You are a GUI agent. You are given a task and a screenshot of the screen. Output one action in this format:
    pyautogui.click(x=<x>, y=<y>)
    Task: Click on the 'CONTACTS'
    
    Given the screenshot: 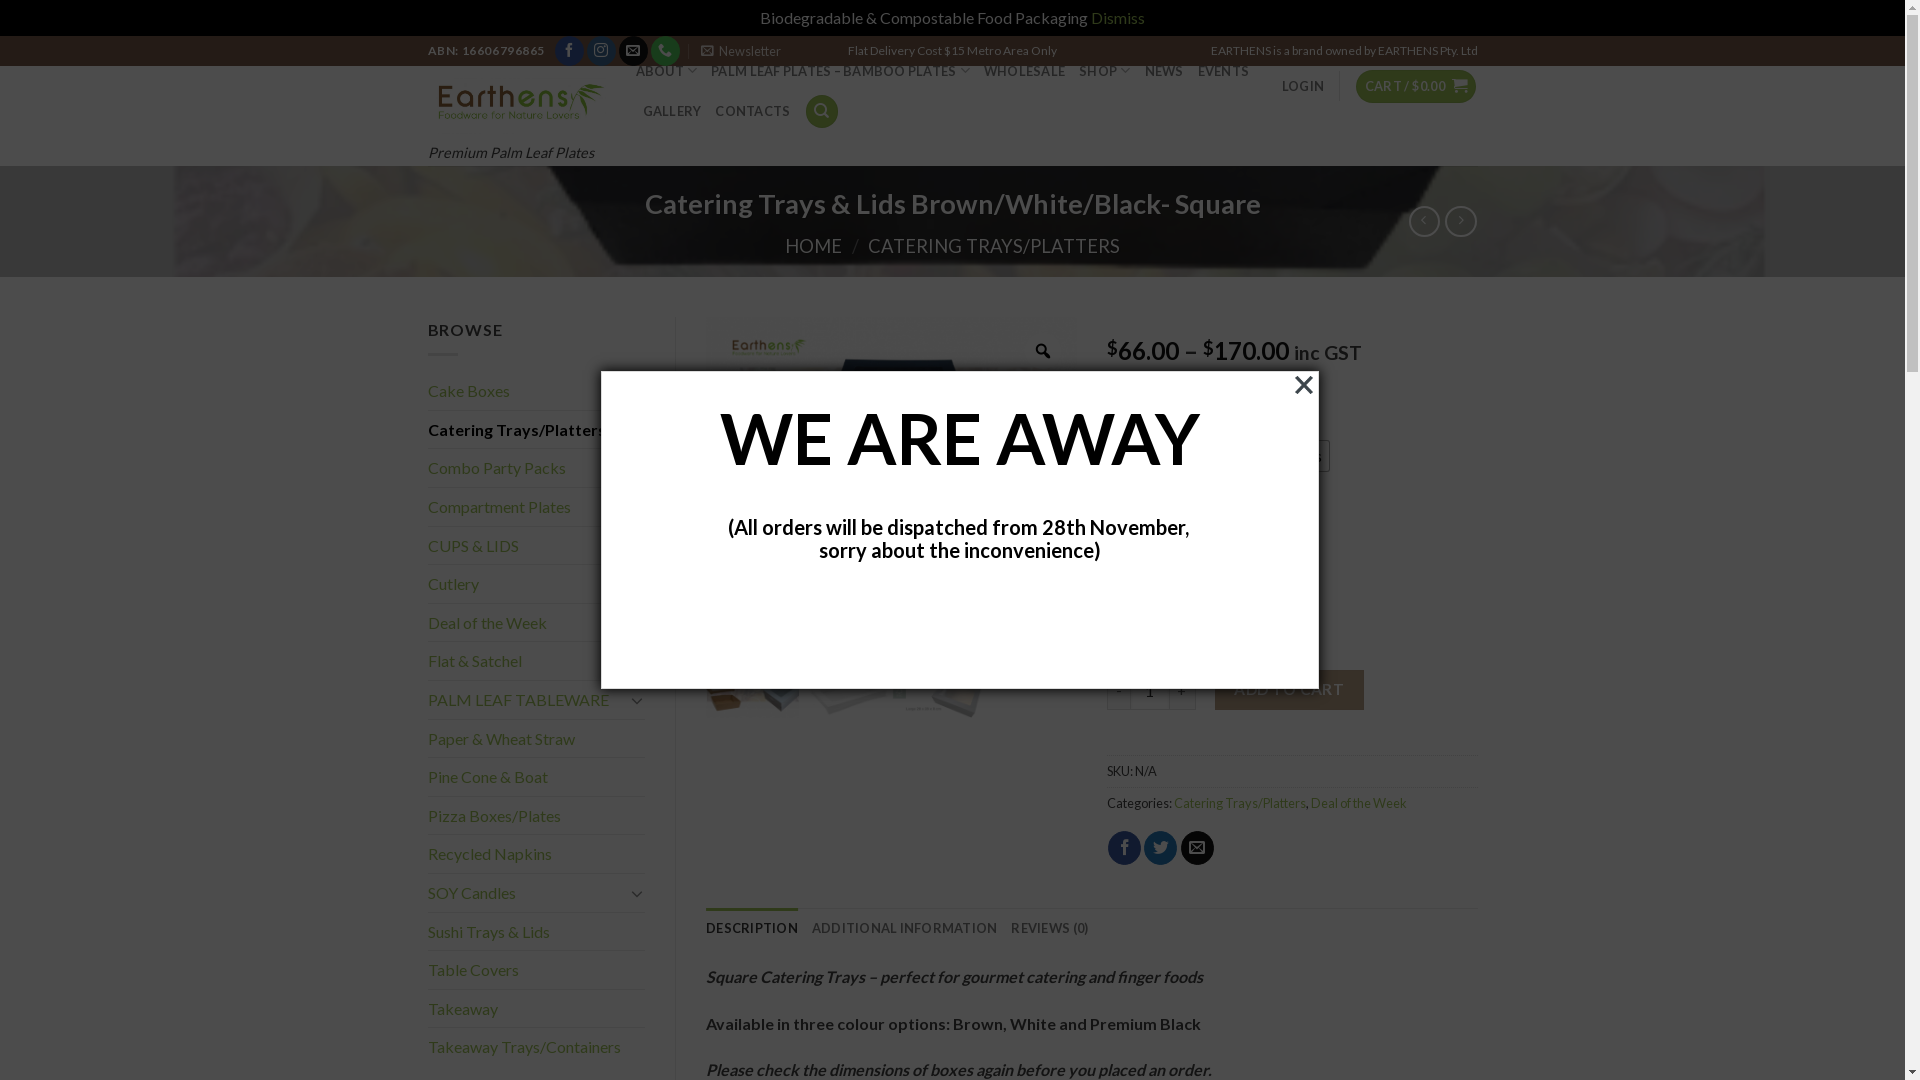 What is the action you would take?
    pyautogui.click(x=751, y=111)
    